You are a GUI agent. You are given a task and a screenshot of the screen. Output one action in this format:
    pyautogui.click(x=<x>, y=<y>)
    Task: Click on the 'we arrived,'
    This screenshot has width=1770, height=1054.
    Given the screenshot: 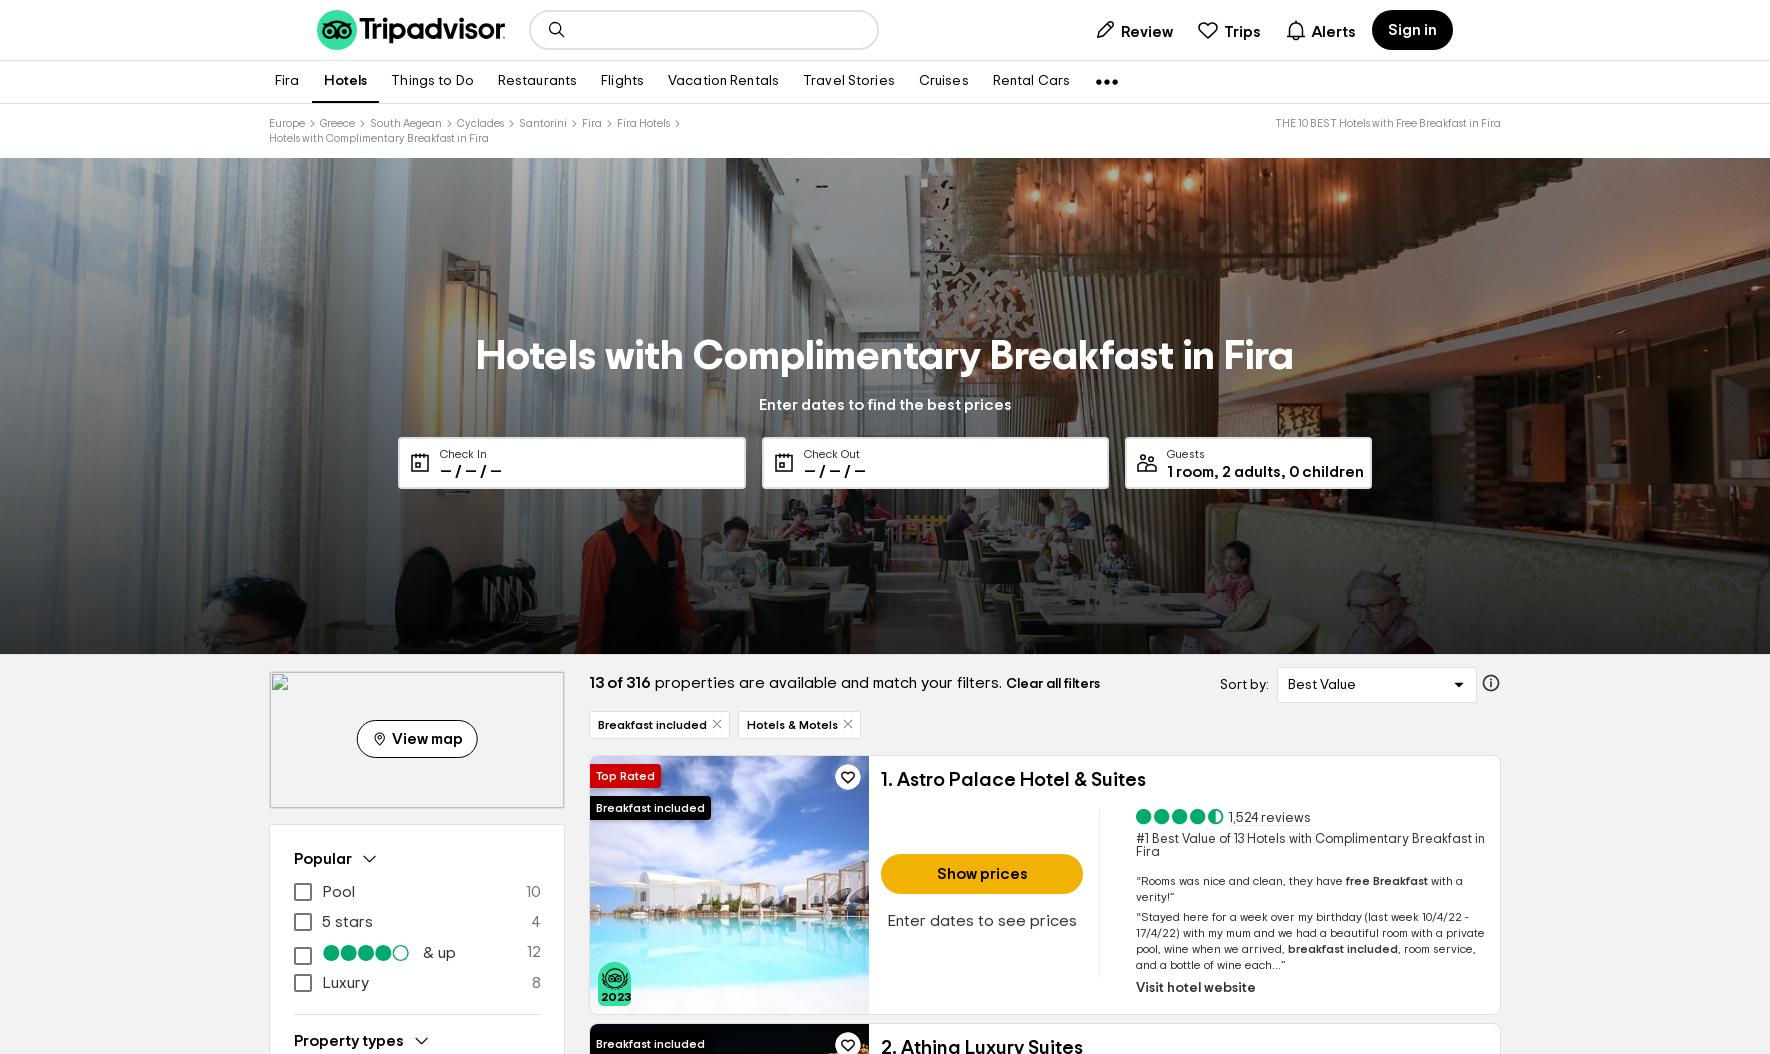 What is the action you would take?
    pyautogui.click(x=1252, y=949)
    